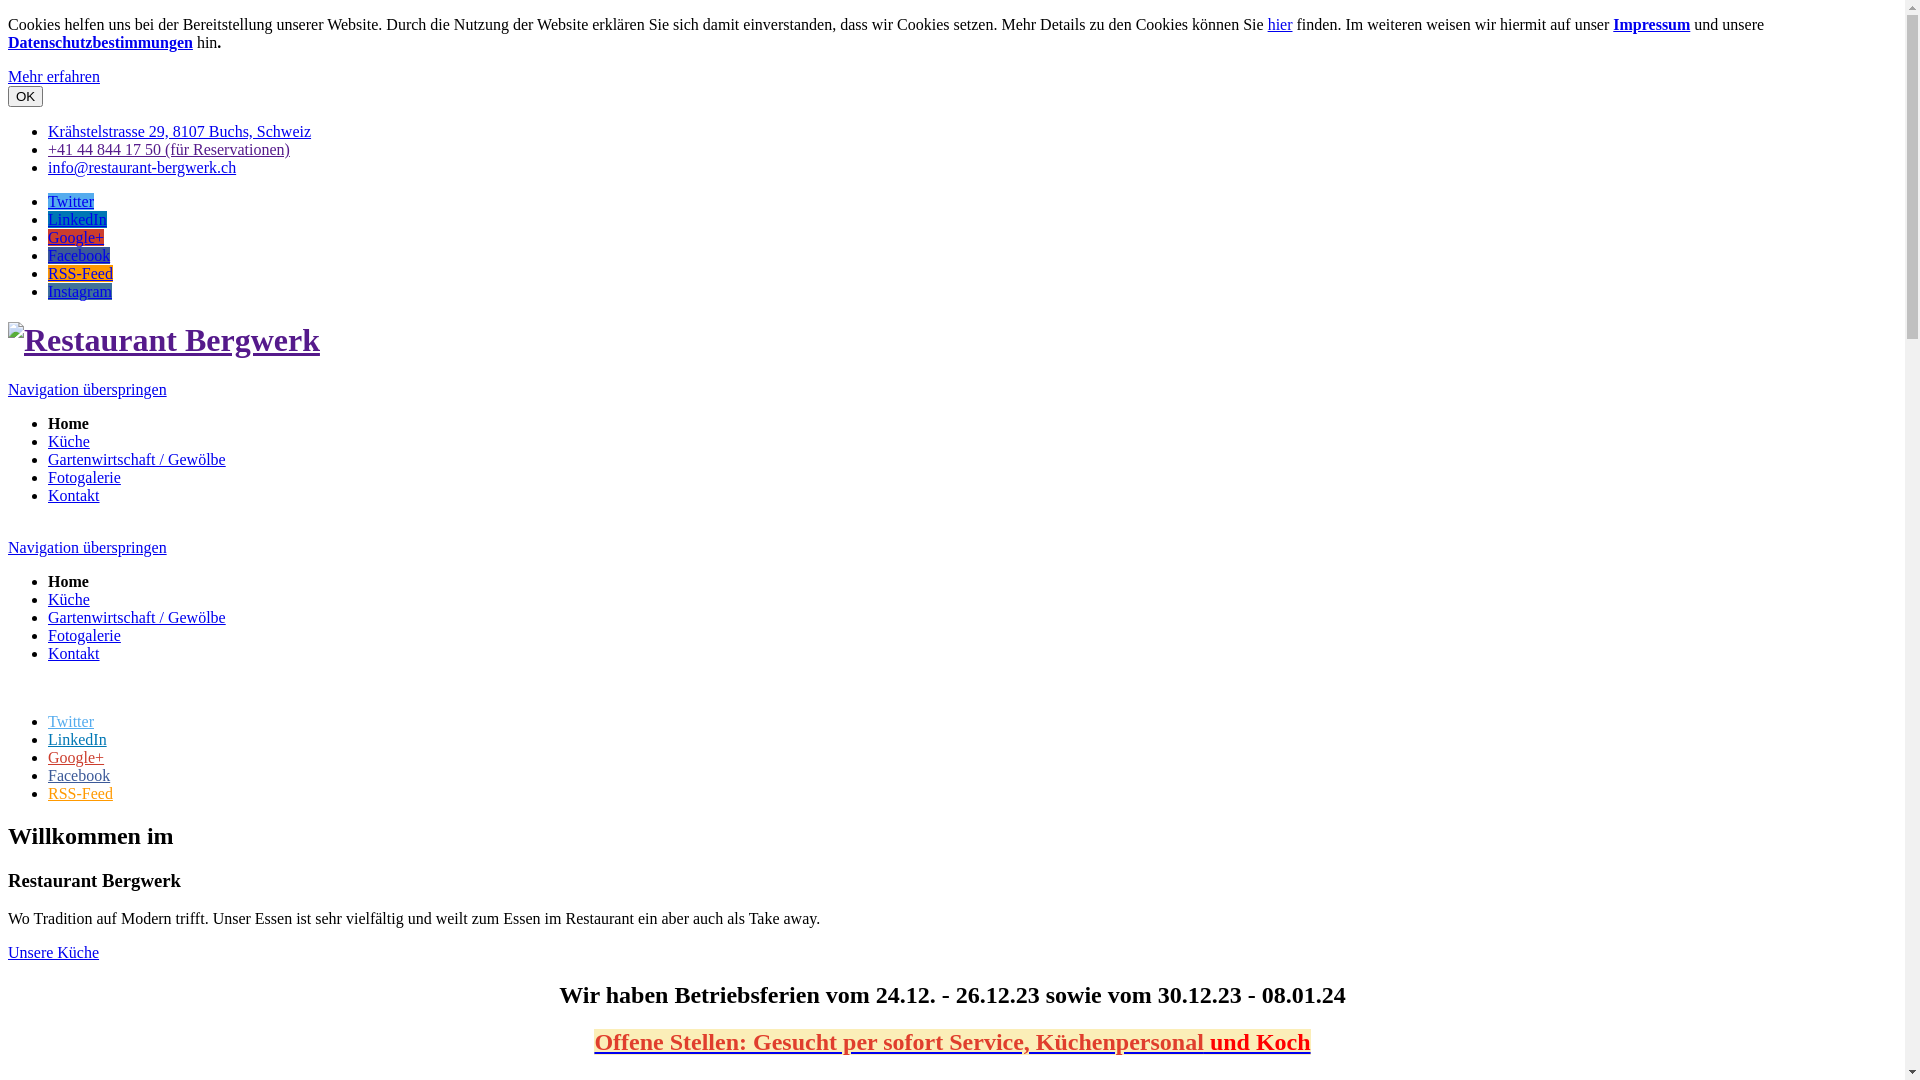  What do you see at coordinates (78, 774) in the screenshot?
I see `'Facebook'` at bounding box center [78, 774].